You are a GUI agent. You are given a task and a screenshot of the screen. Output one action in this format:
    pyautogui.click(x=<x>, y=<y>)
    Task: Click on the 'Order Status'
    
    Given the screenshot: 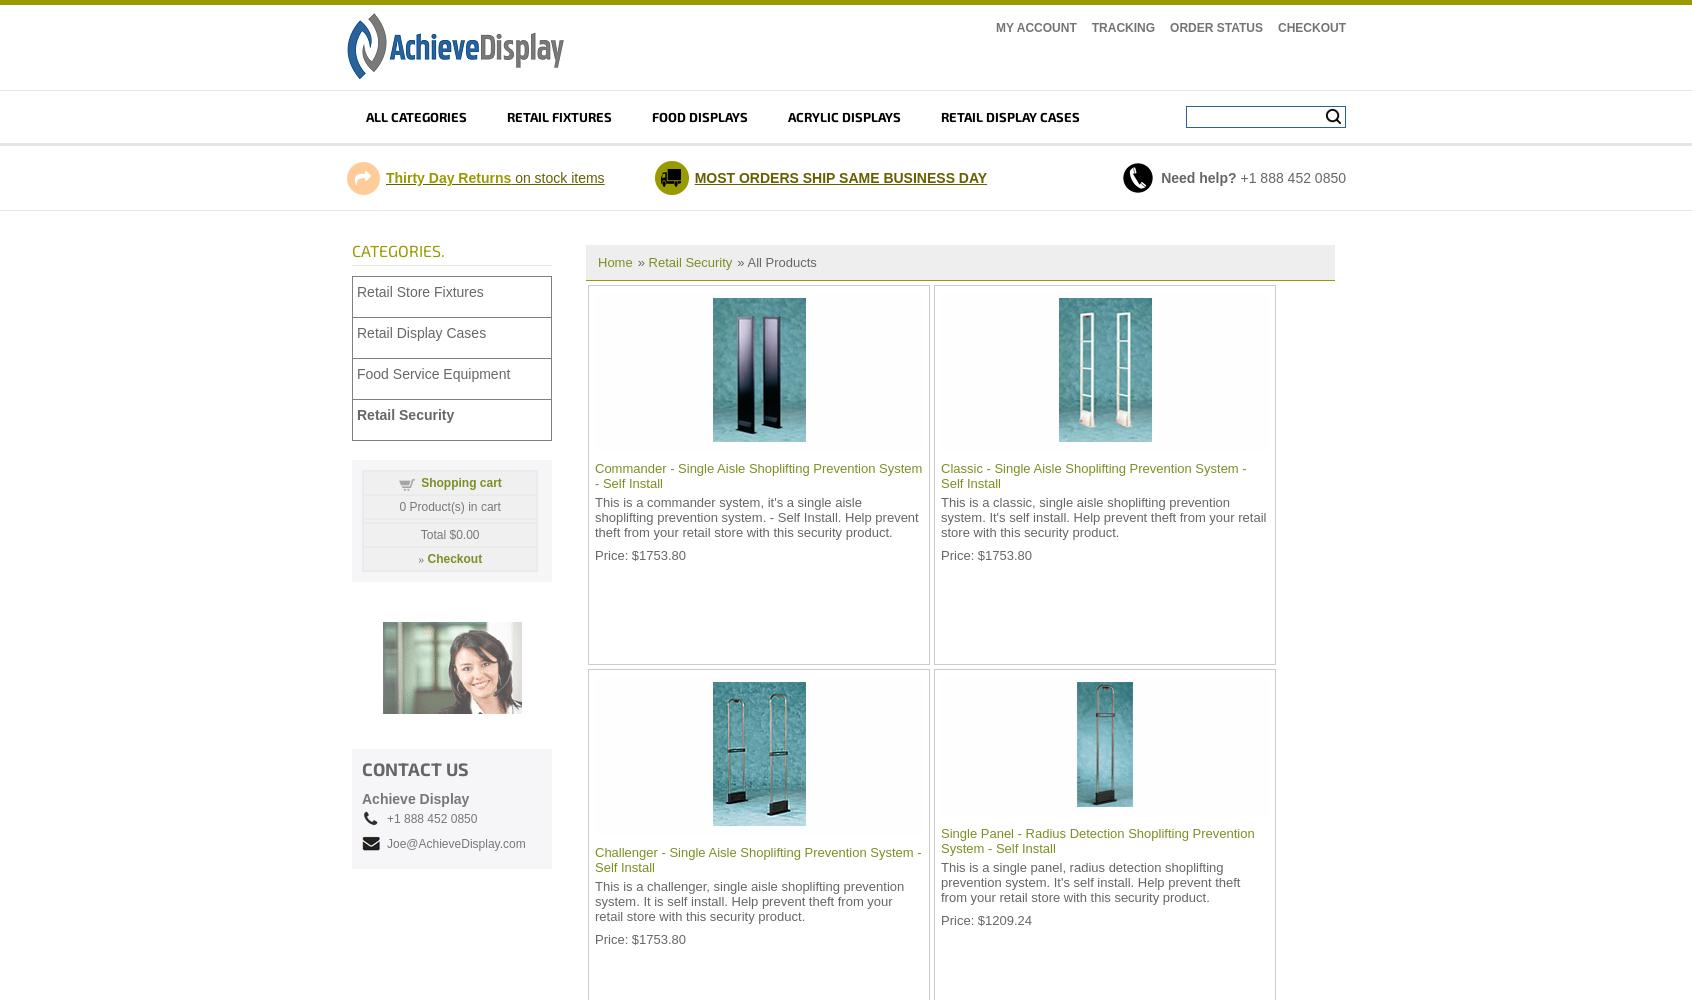 What is the action you would take?
    pyautogui.click(x=1216, y=28)
    